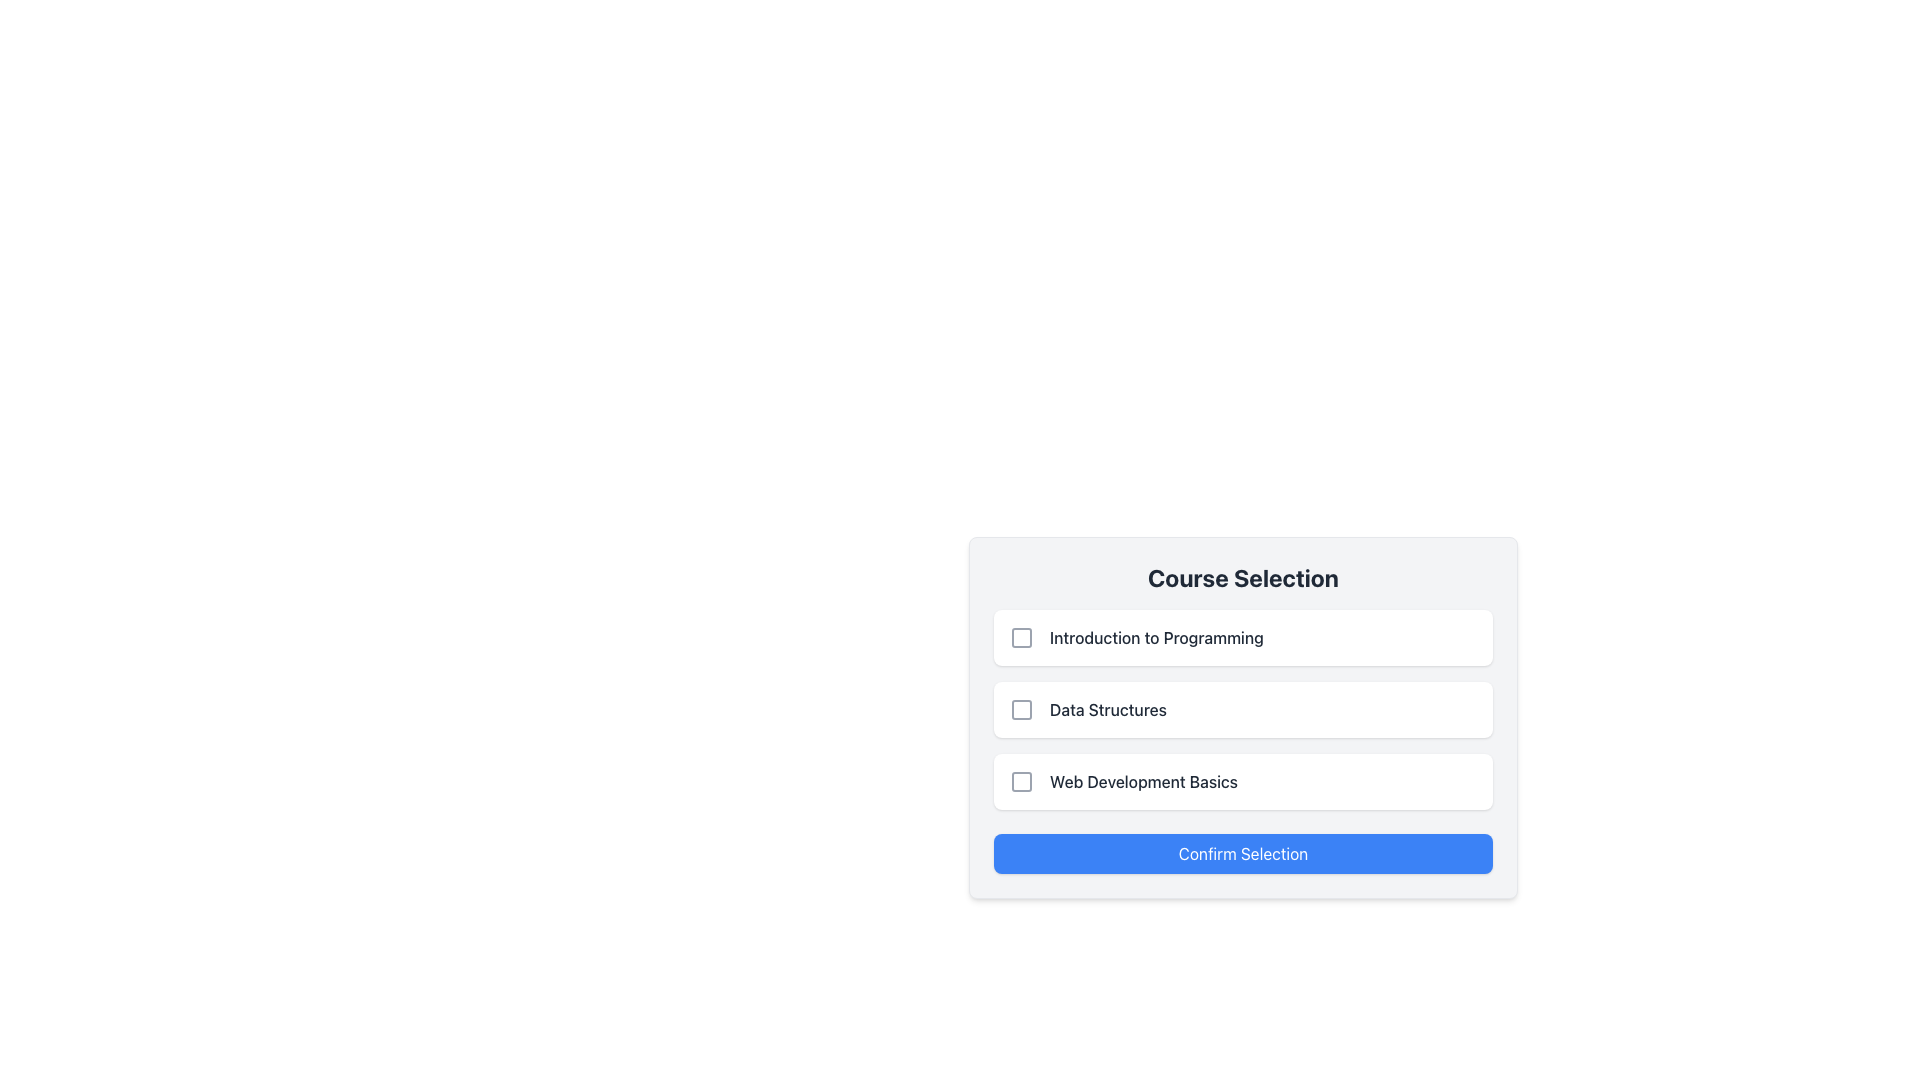 Image resolution: width=1920 pixels, height=1080 pixels. I want to click on the checkboxes, so click(1242, 778).